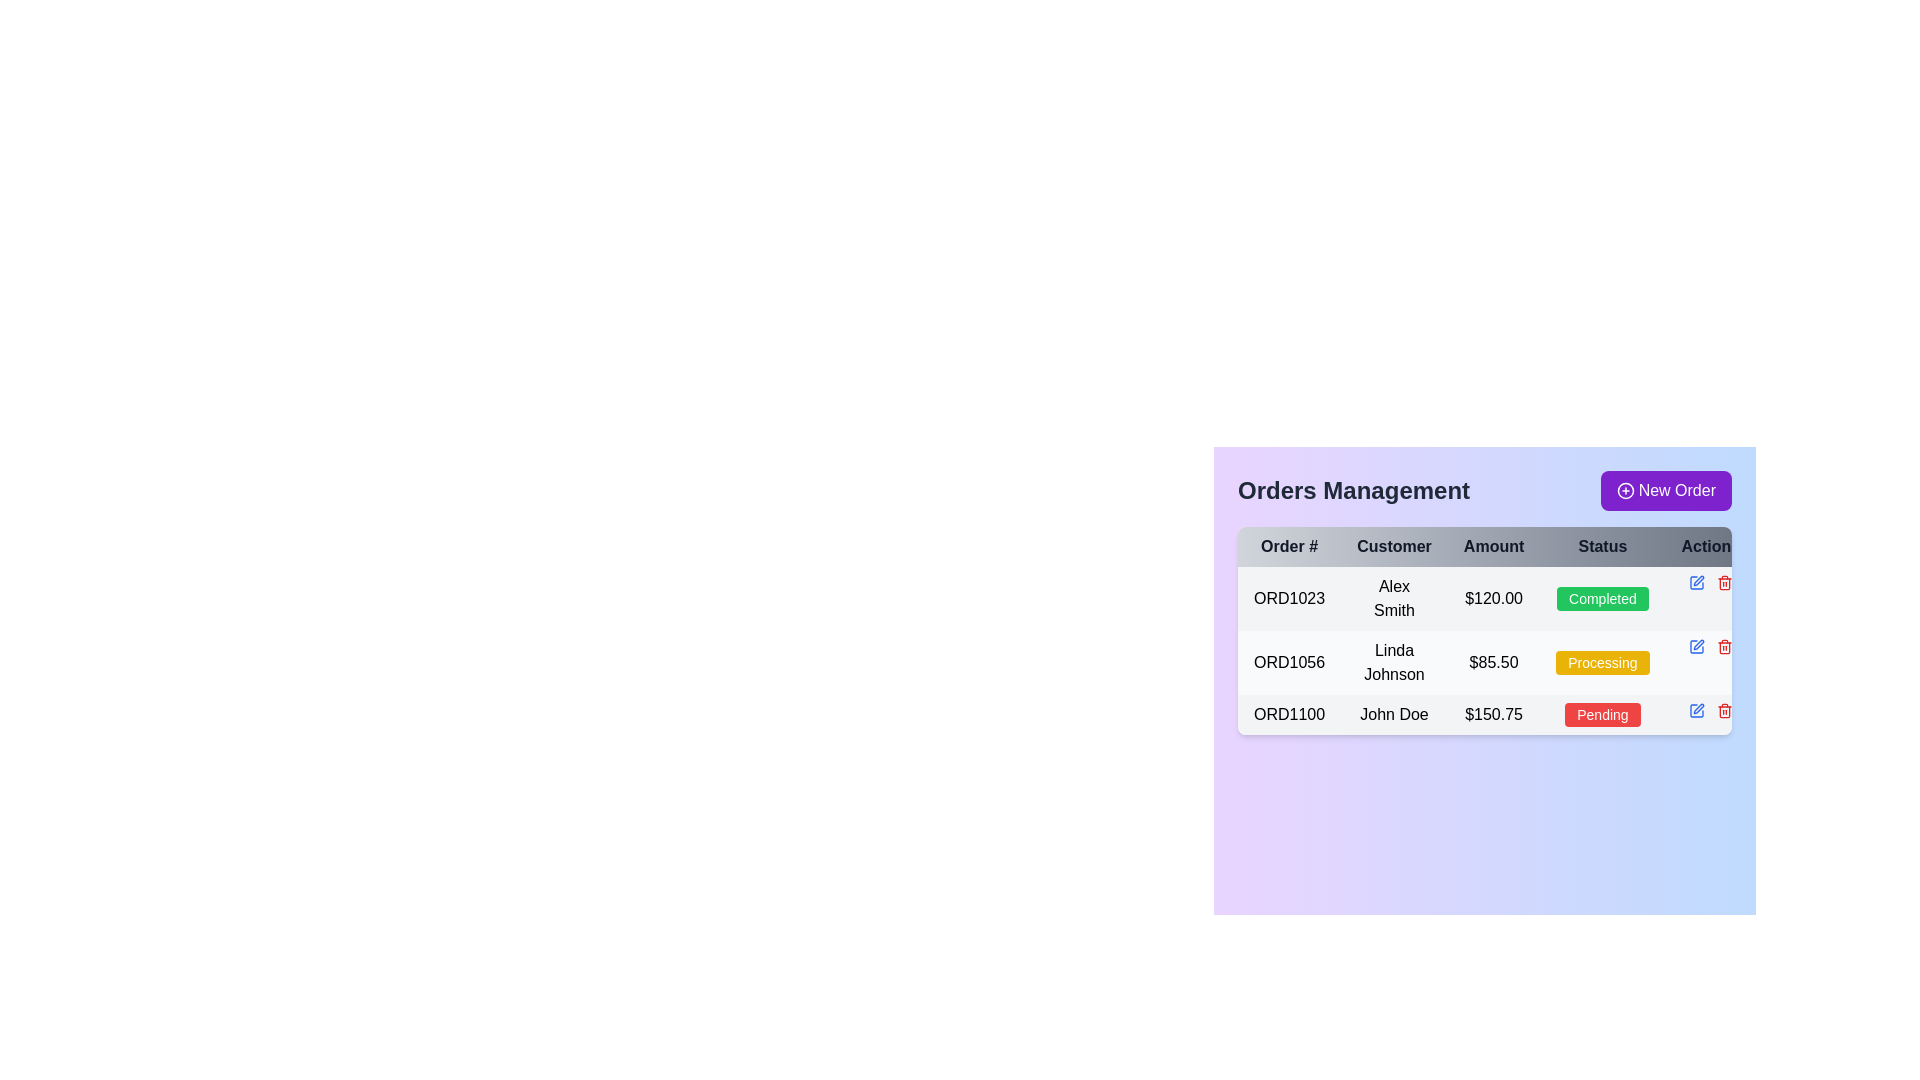  I want to click on the 'Customer' text label located in the second column header of the table, which is displayed in a medium-dark font on a light gray background, so click(1393, 547).